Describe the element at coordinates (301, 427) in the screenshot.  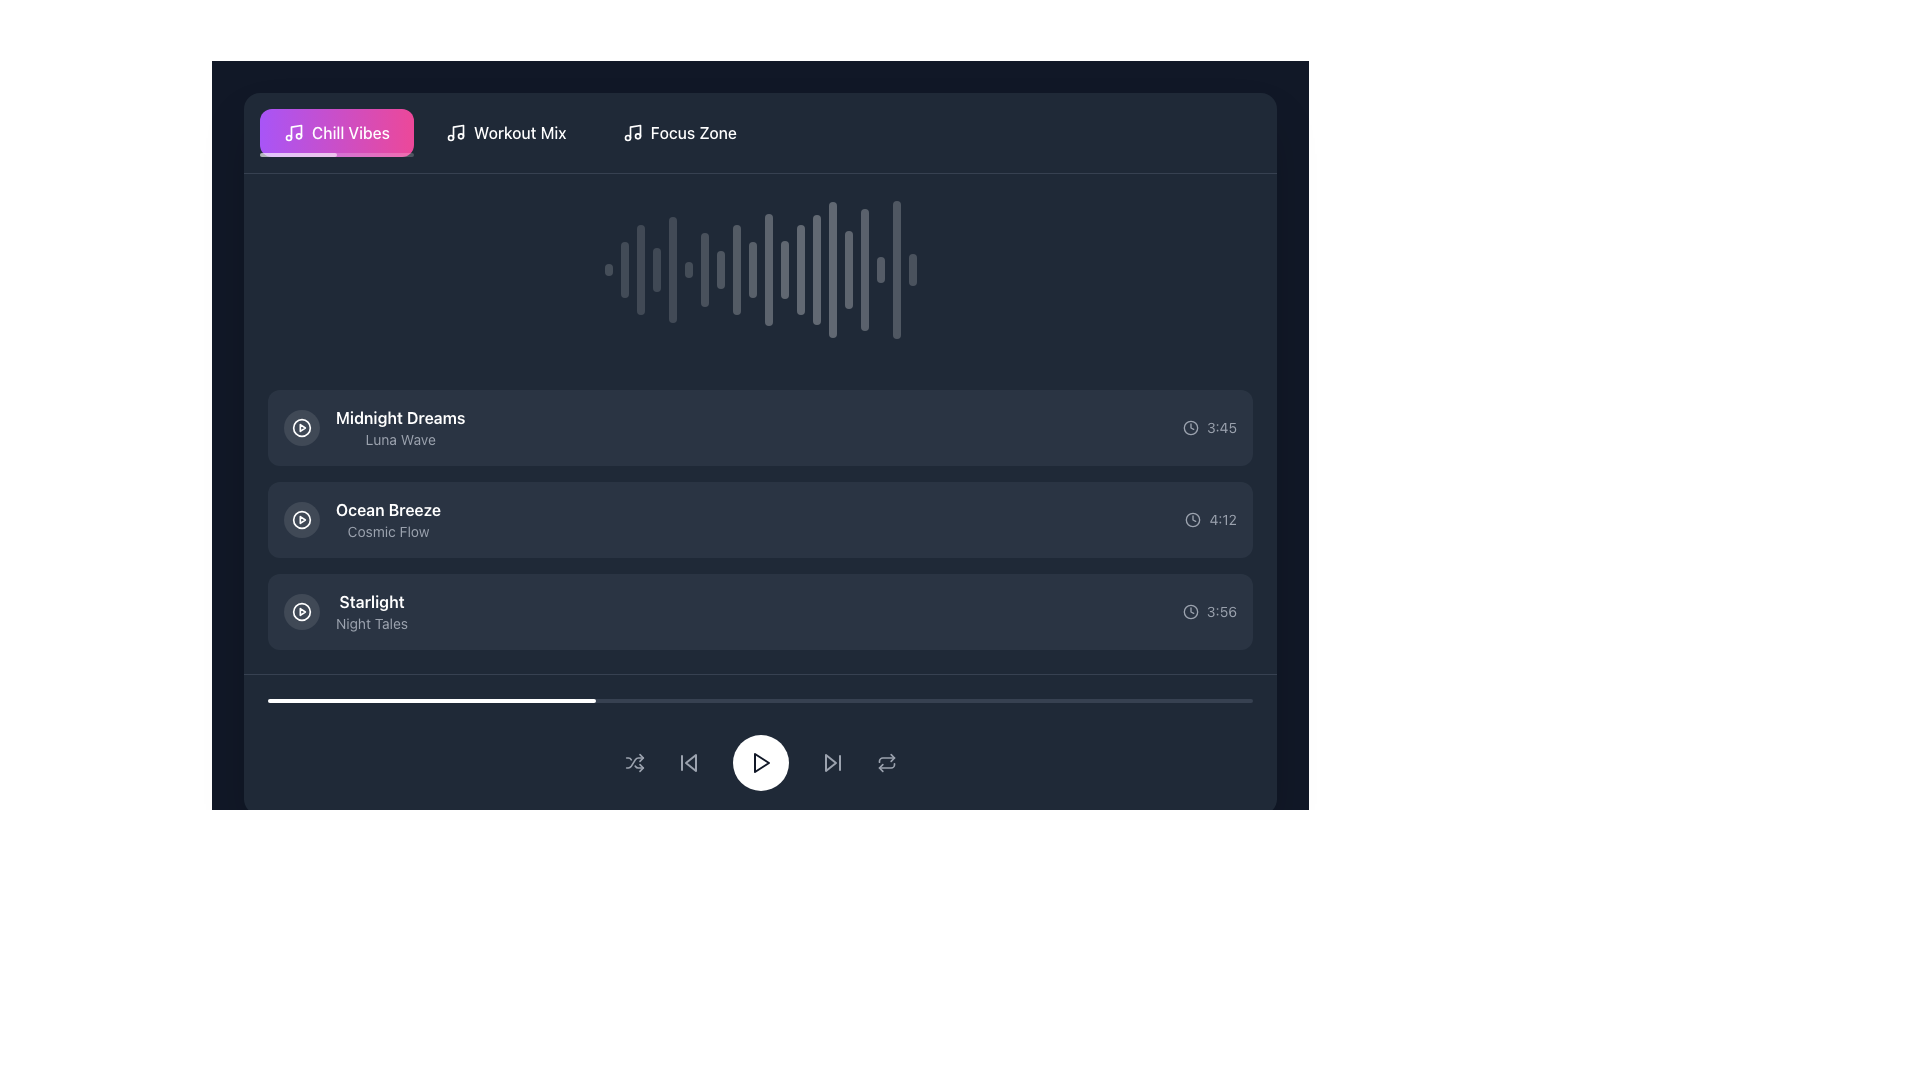
I see `the play button for the track 'Midnight Dreams - Luna Wave'` at that location.